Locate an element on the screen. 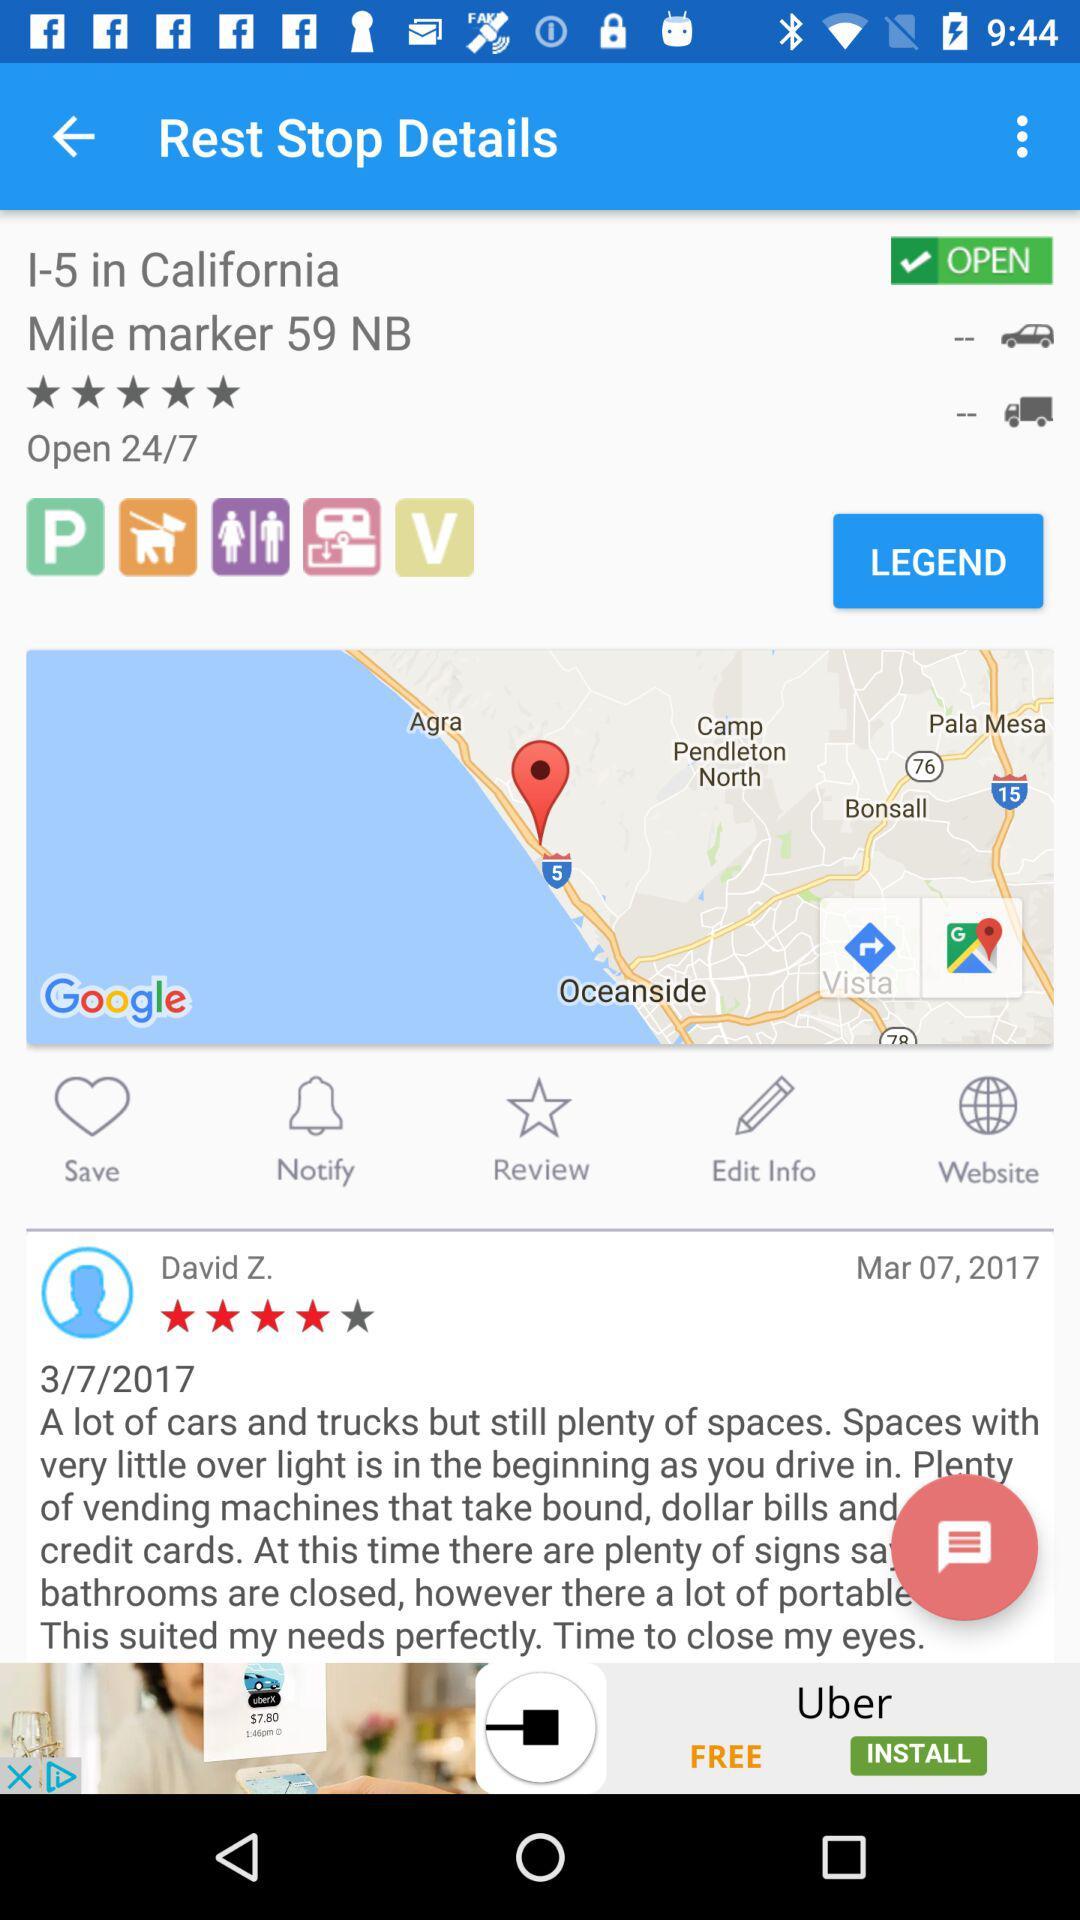 This screenshot has width=1080, height=1920. the button is used save button is located at coordinates (91, 1129).